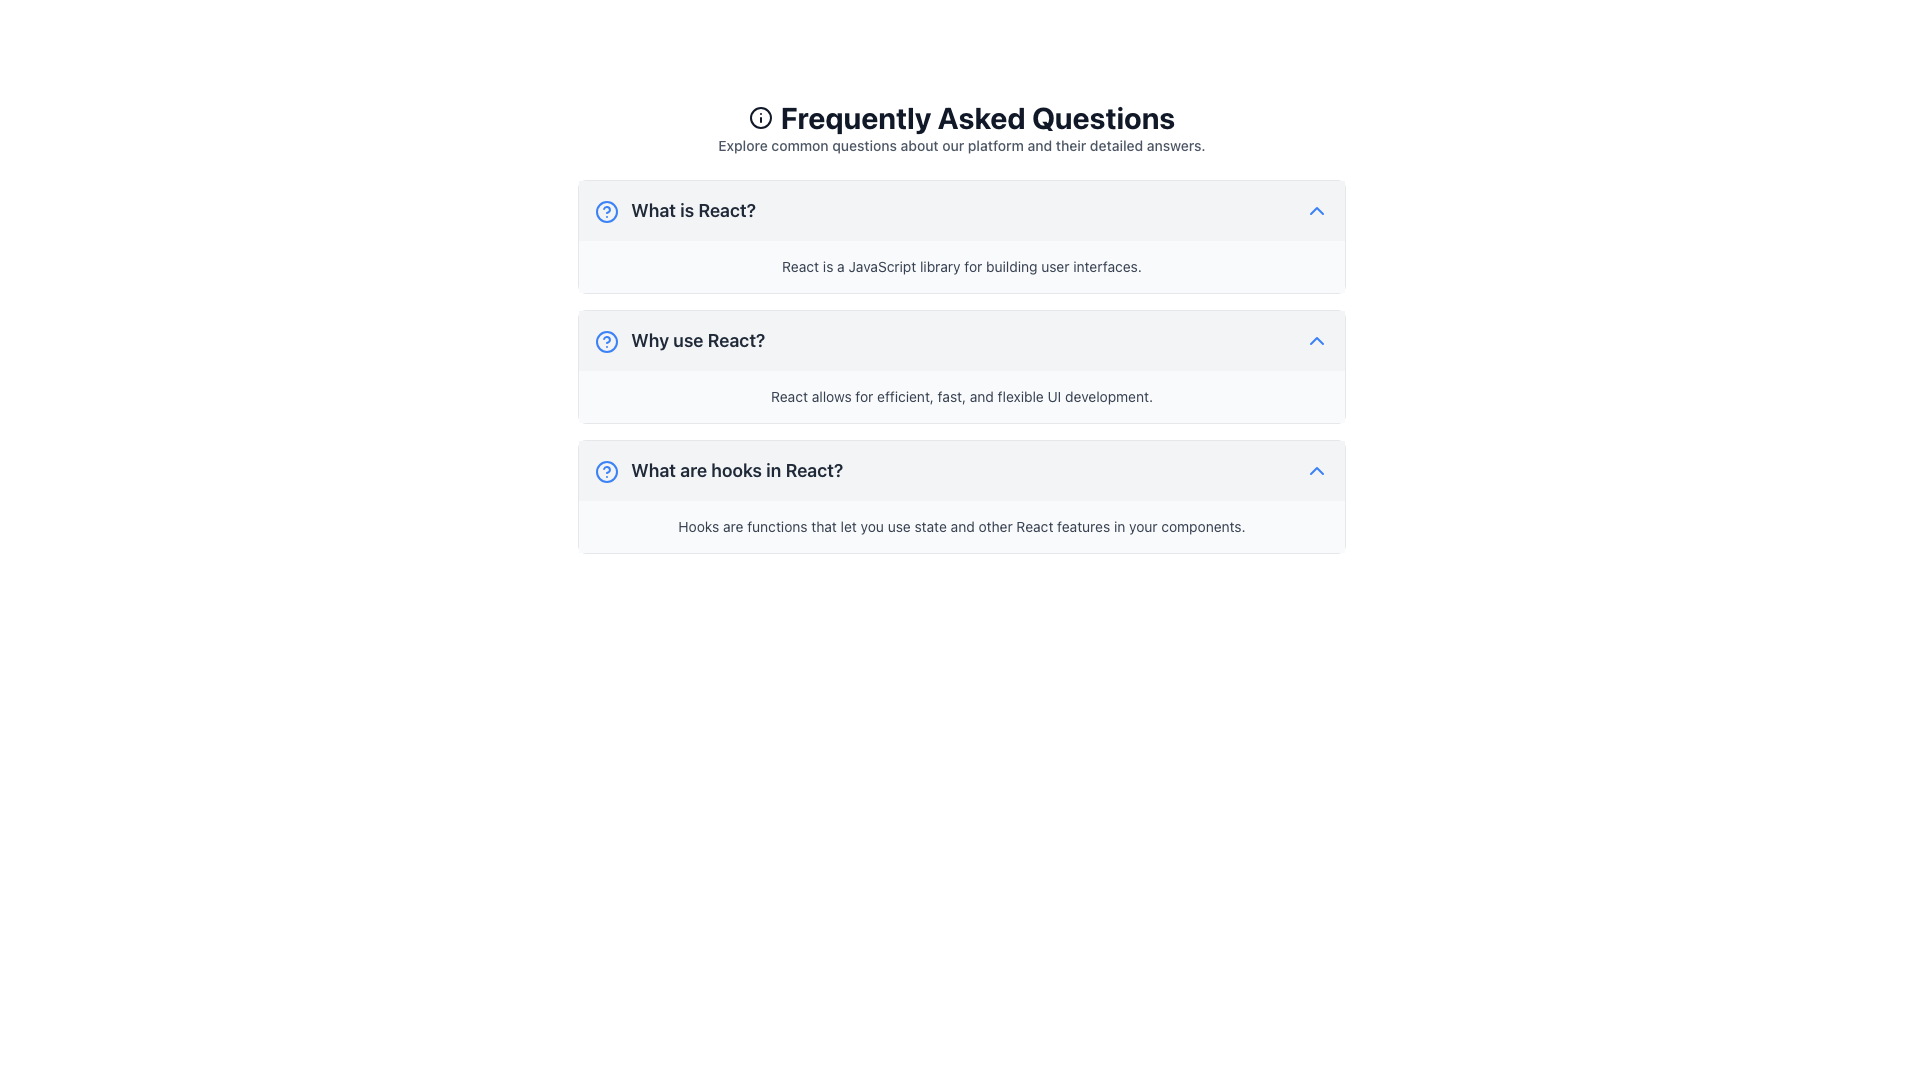 This screenshot has width=1920, height=1080. What do you see at coordinates (1316, 339) in the screenshot?
I see `the upward-facing blue chevron icon located in the rightmost section of the 'Why use React?' panel` at bounding box center [1316, 339].